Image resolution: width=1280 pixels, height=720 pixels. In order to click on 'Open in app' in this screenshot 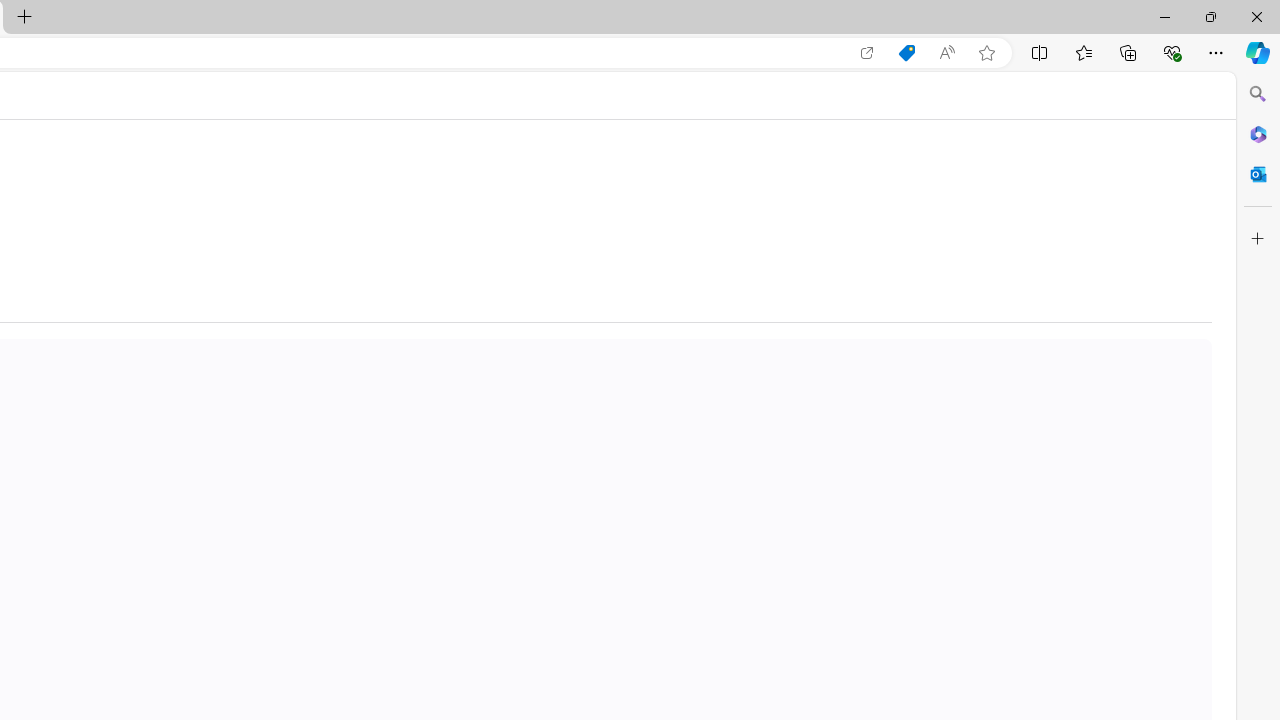, I will do `click(867, 52)`.